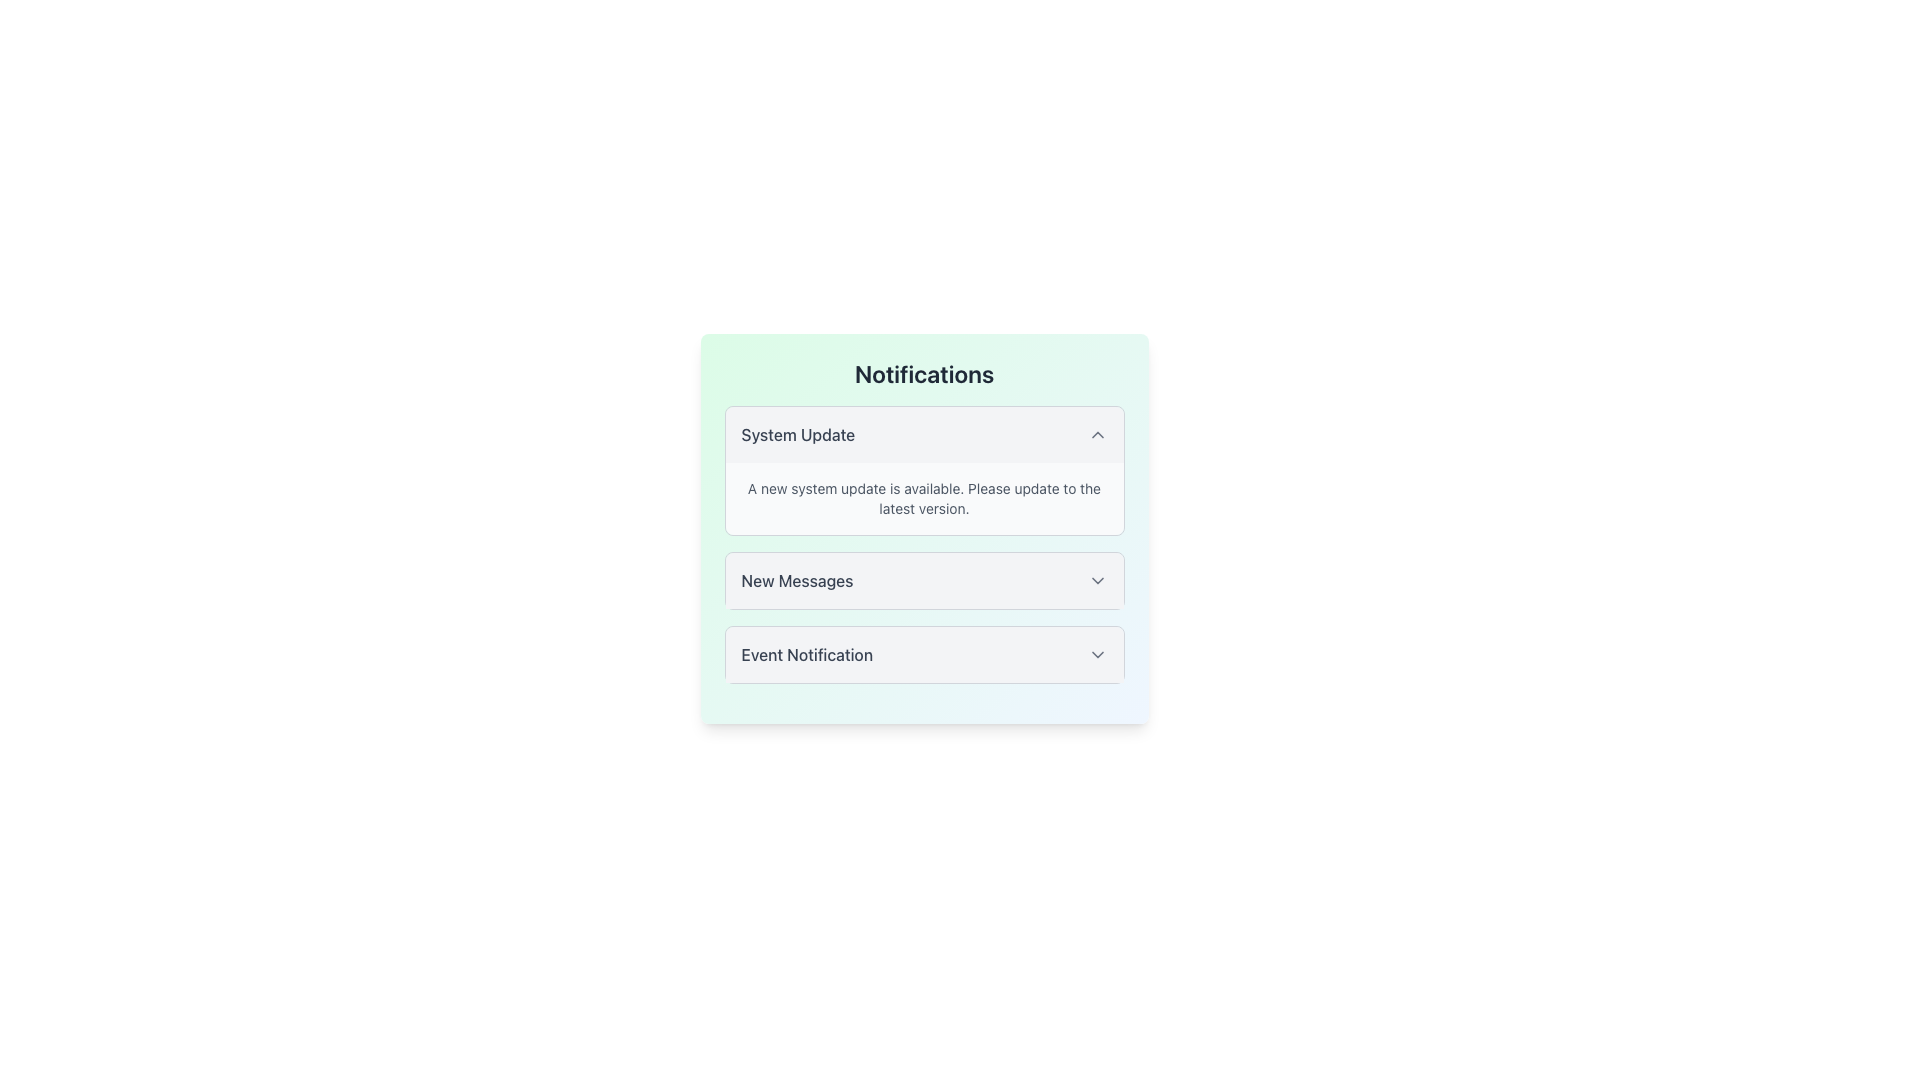  Describe the element at coordinates (1096, 434) in the screenshot. I see `the chevron-up icon located at the far right of the 'System Update' section's header bar for visual feedback or a tooltip` at that location.